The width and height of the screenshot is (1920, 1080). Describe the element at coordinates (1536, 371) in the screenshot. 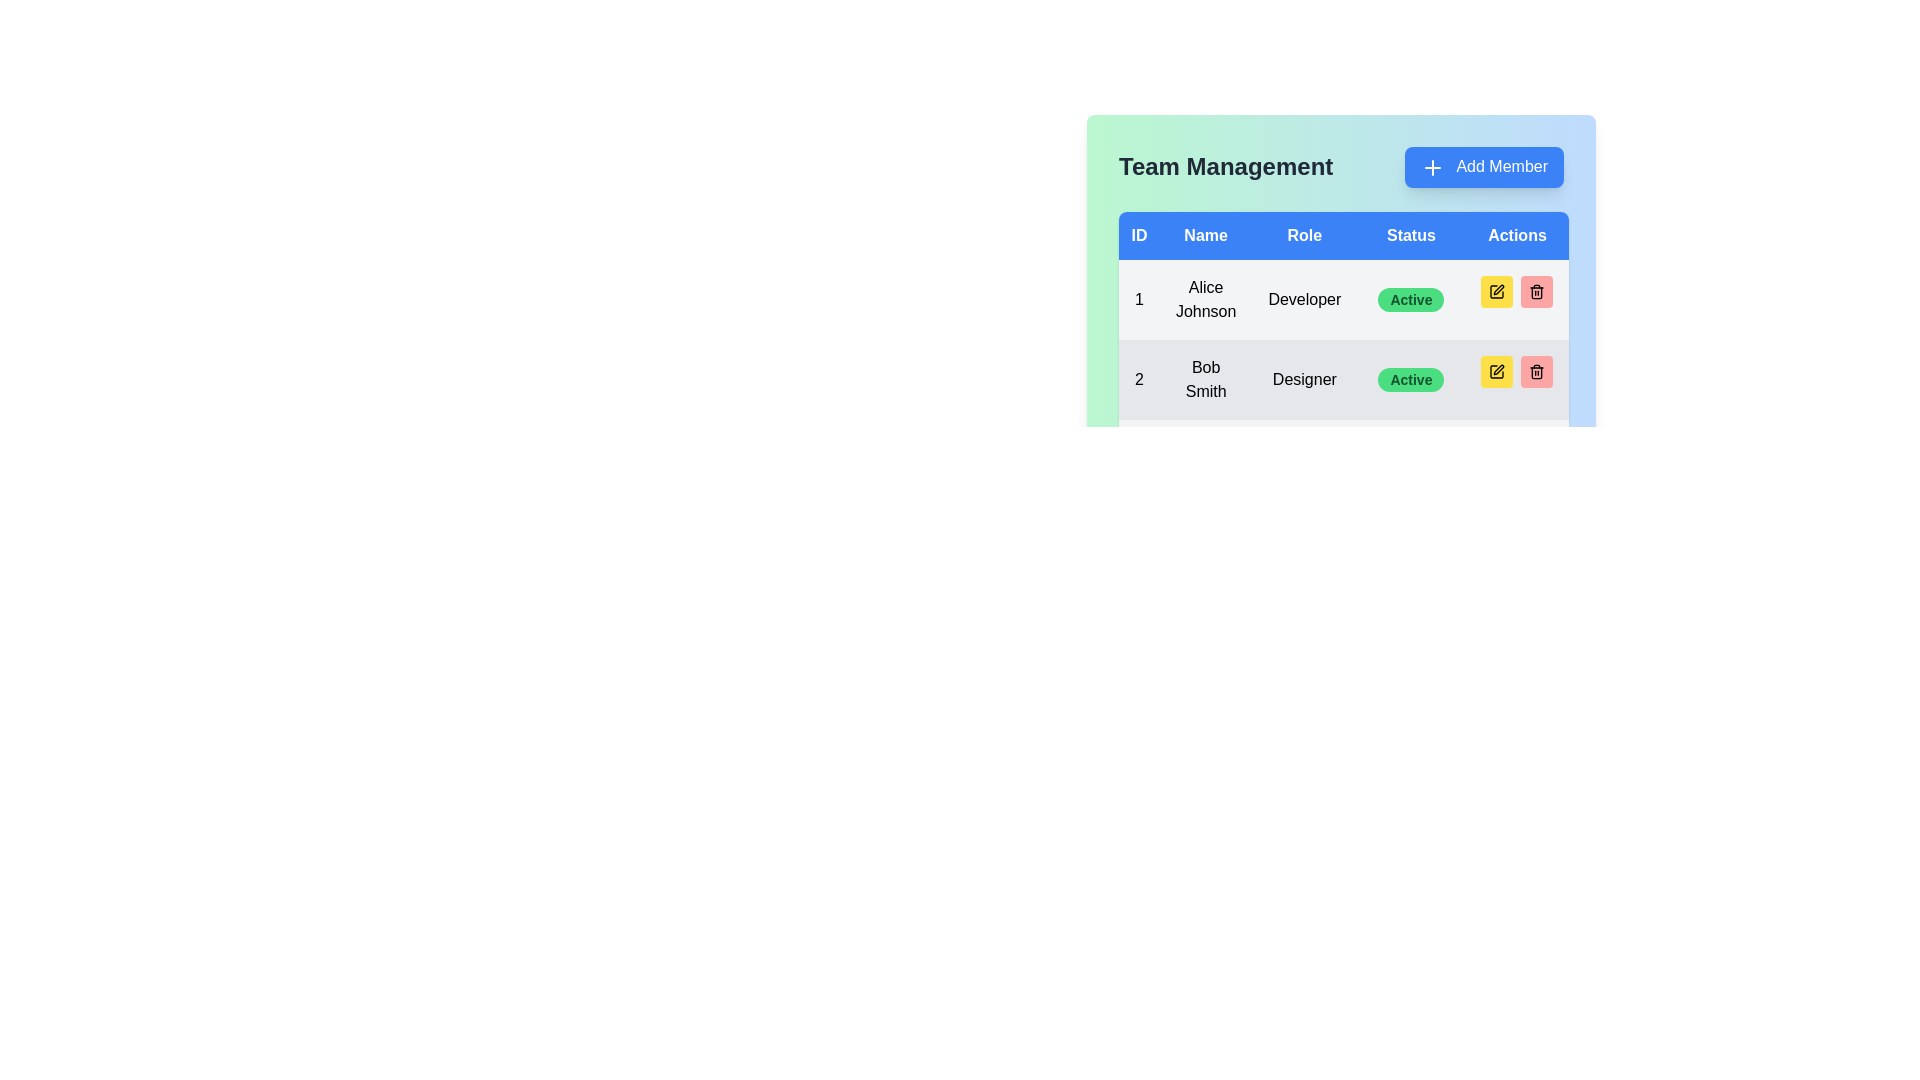

I see `the small square button with a red background and a black trash can icon located in the 'Actions' column of the table, specifically the third button in the group, for keyboard navigation` at that location.